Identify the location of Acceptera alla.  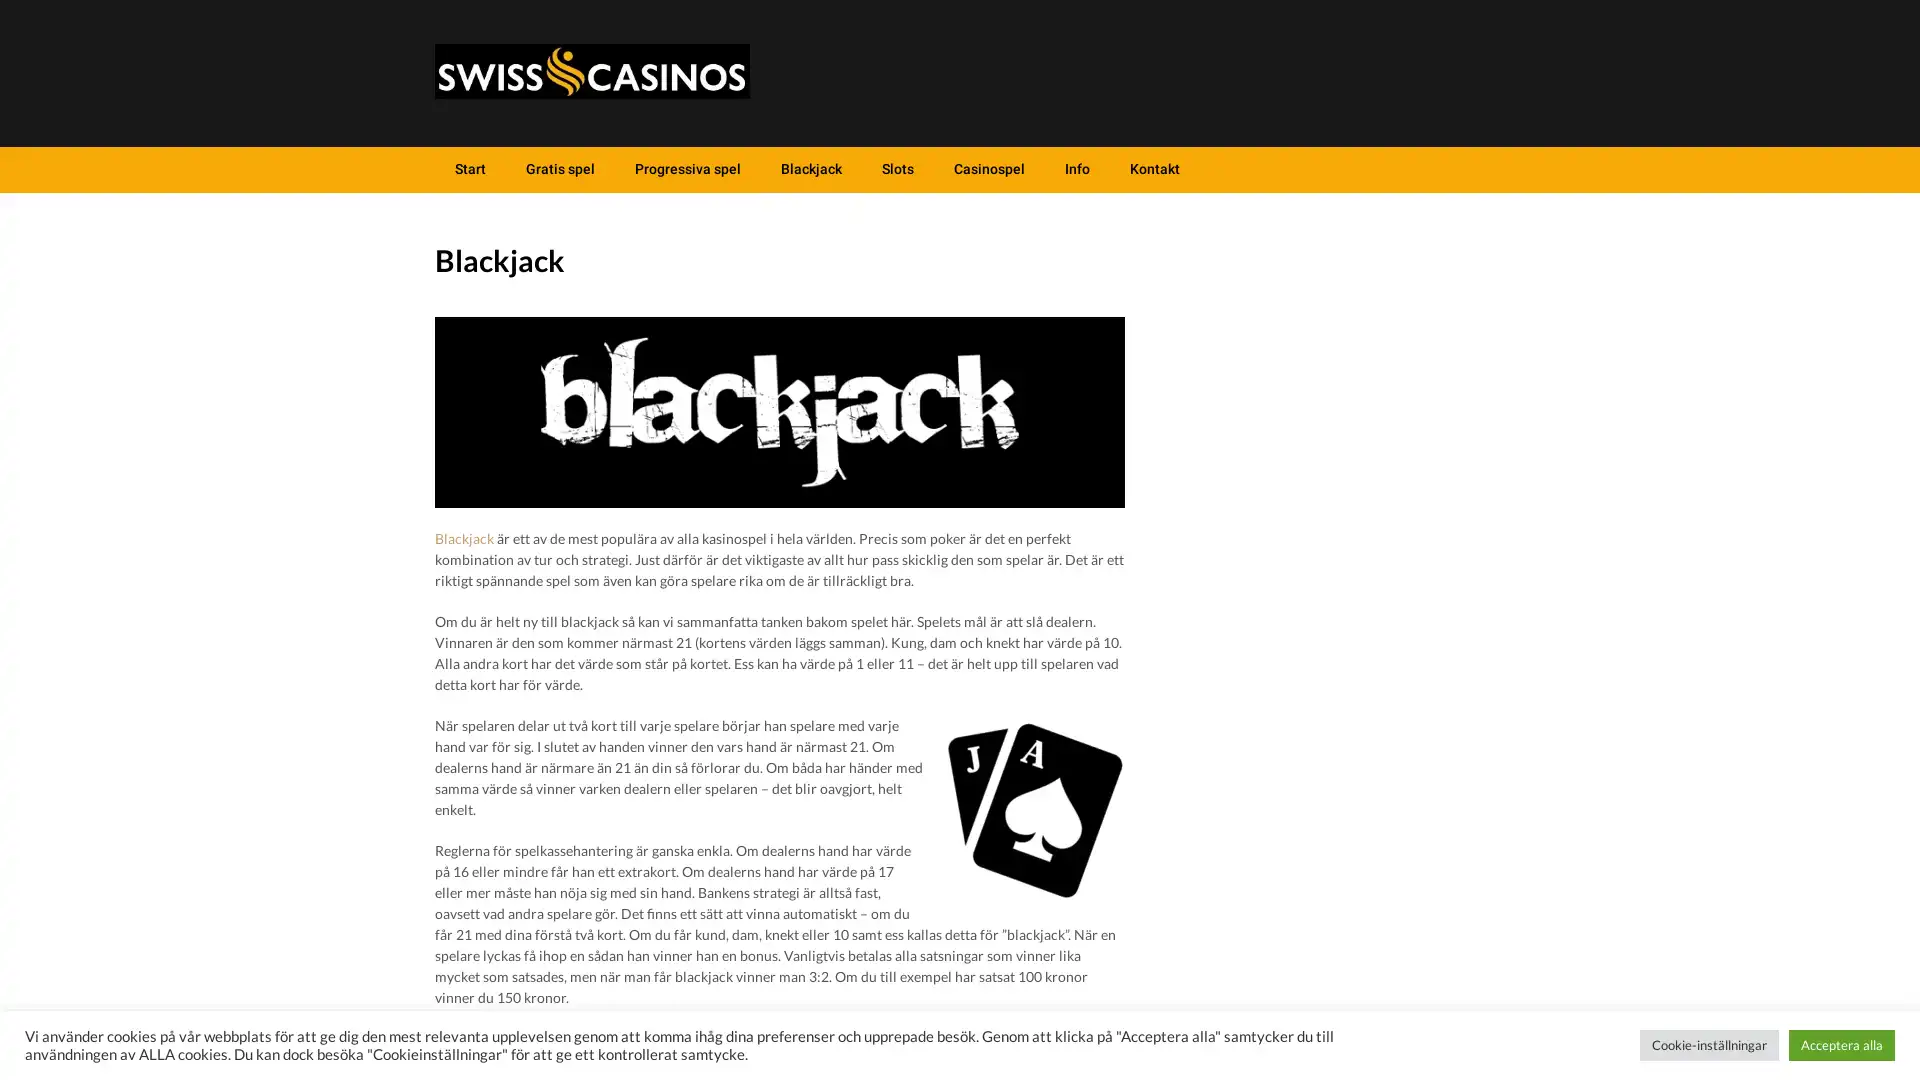
(1841, 1044).